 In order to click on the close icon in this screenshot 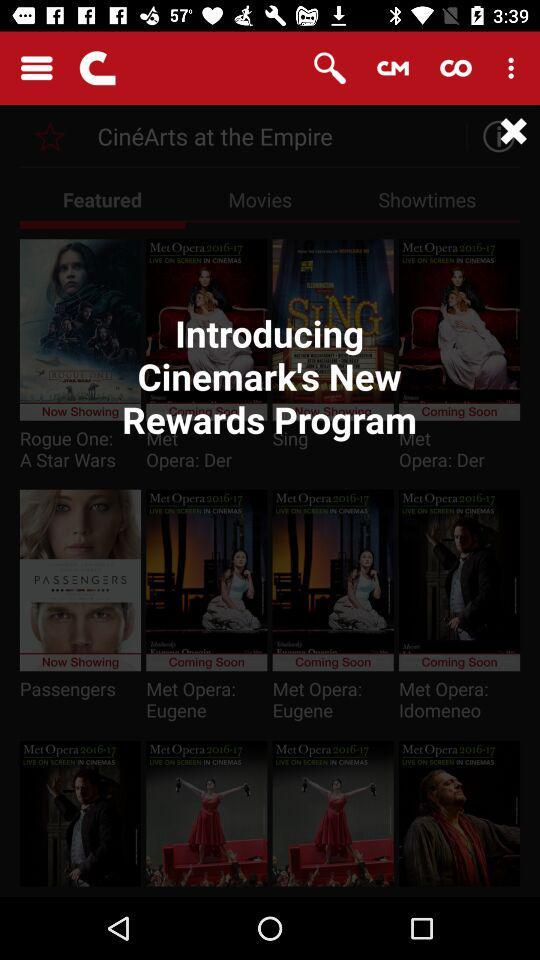, I will do `click(513, 130)`.